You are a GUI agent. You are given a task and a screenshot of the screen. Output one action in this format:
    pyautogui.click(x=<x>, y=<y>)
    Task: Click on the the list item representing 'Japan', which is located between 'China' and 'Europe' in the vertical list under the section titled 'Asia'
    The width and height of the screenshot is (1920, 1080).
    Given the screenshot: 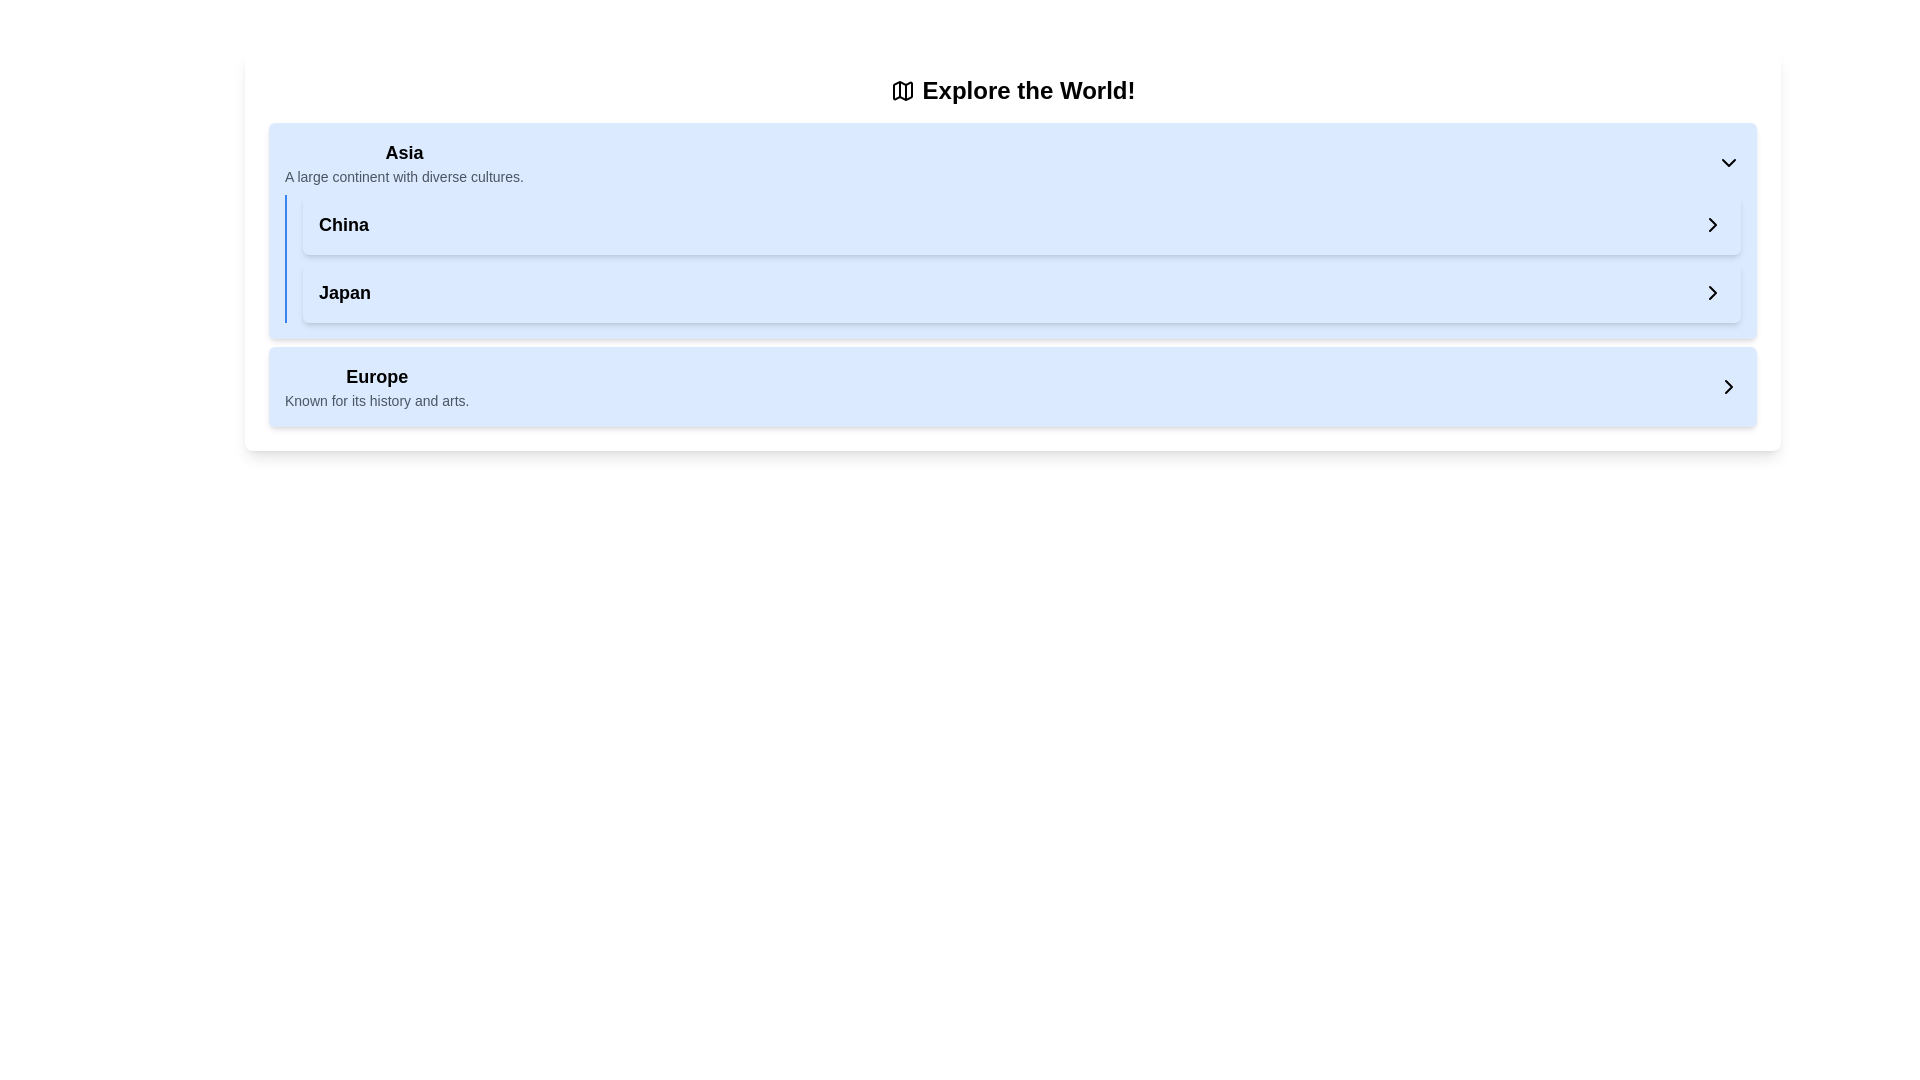 What is the action you would take?
    pyautogui.click(x=1022, y=293)
    